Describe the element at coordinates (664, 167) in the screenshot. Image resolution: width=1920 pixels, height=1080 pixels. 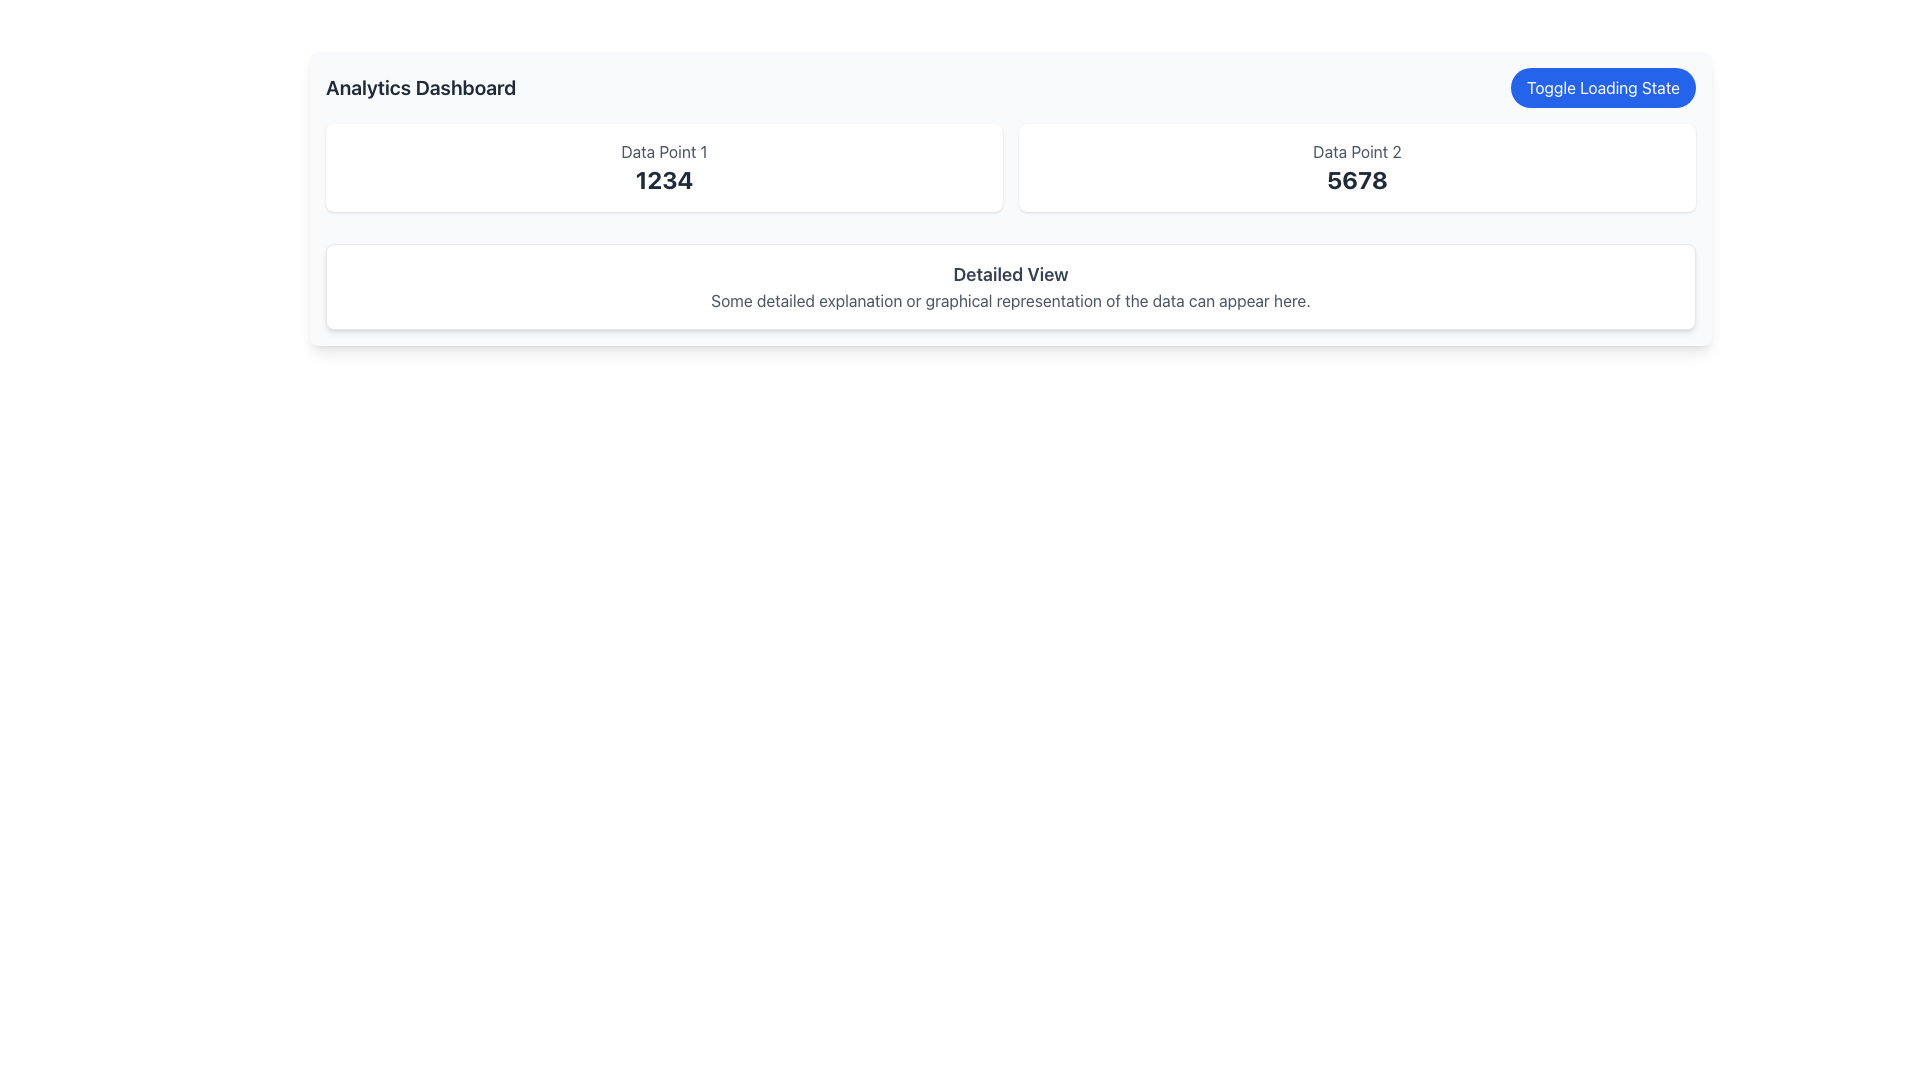
I see `the Card component displaying 'Data Point 1' with the value '1234' in the Analytics Dashboard` at that location.